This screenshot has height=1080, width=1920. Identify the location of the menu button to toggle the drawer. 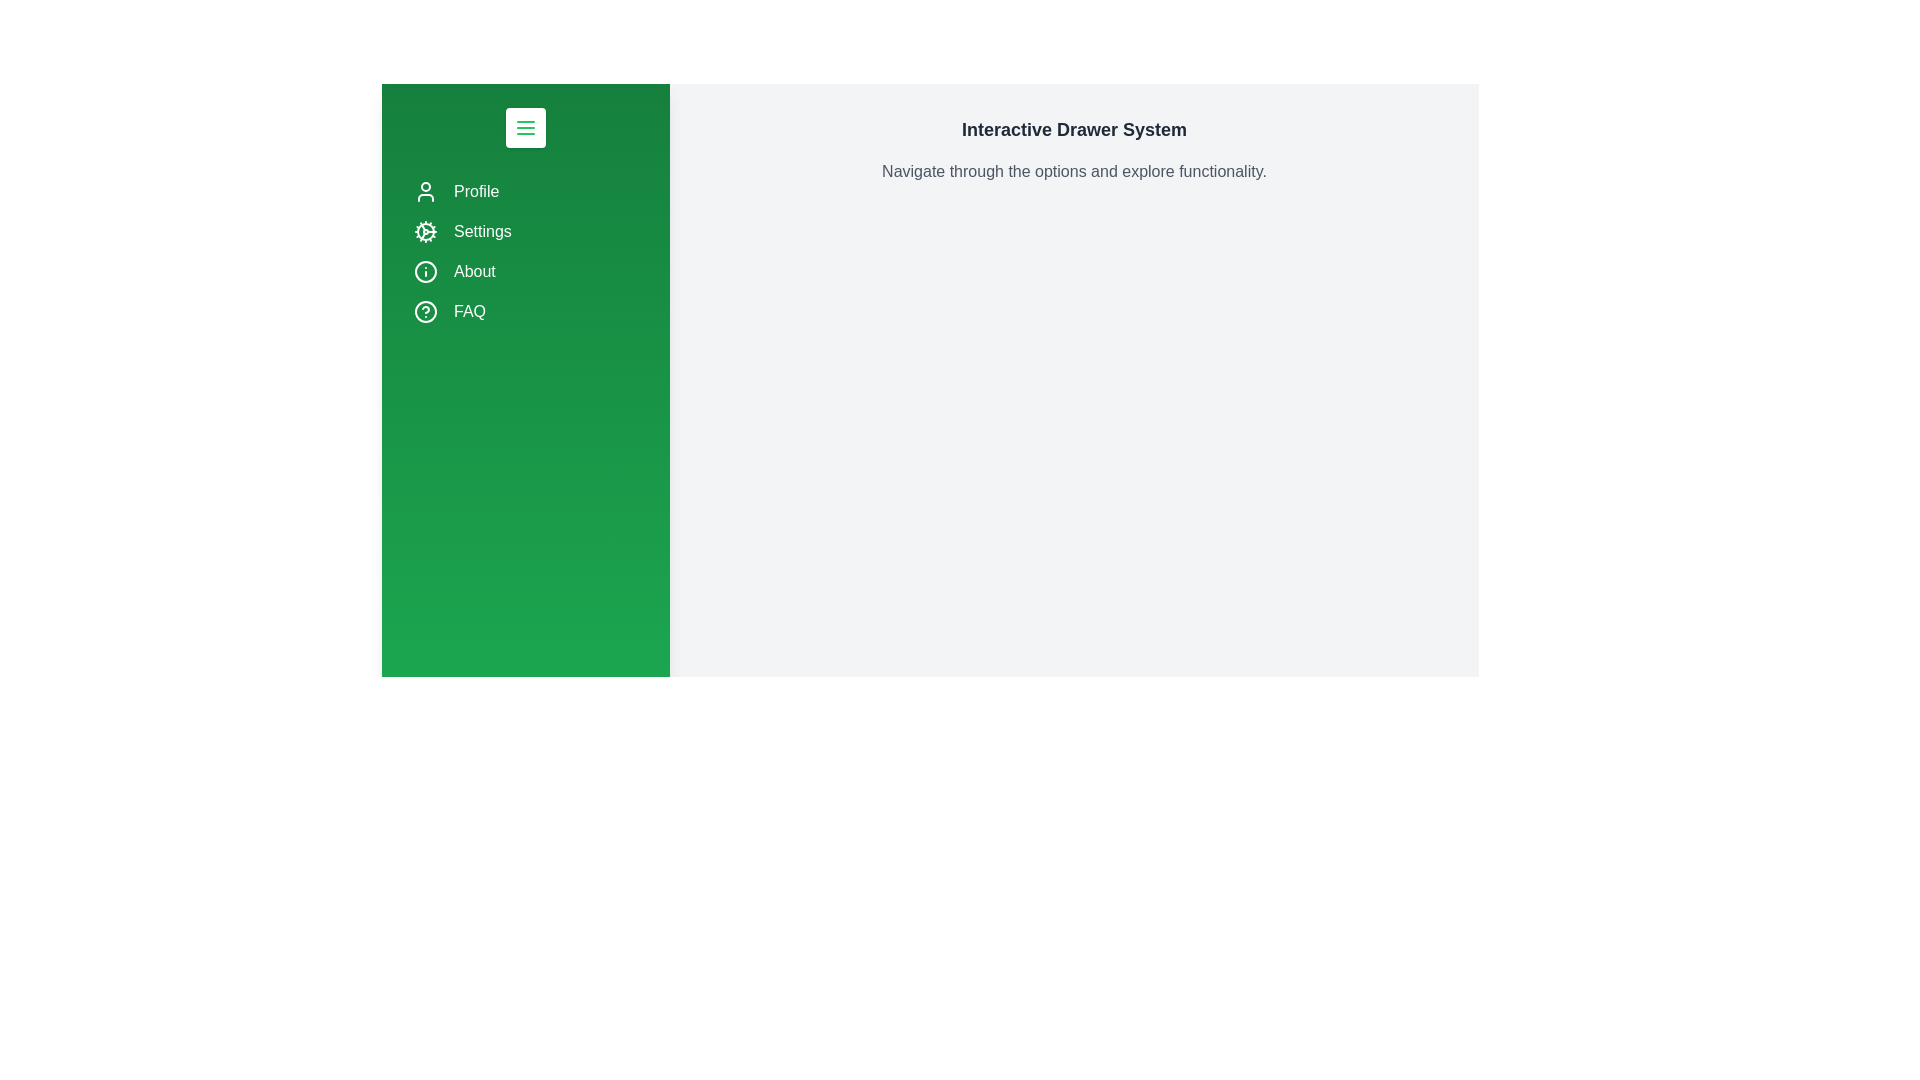
(526, 127).